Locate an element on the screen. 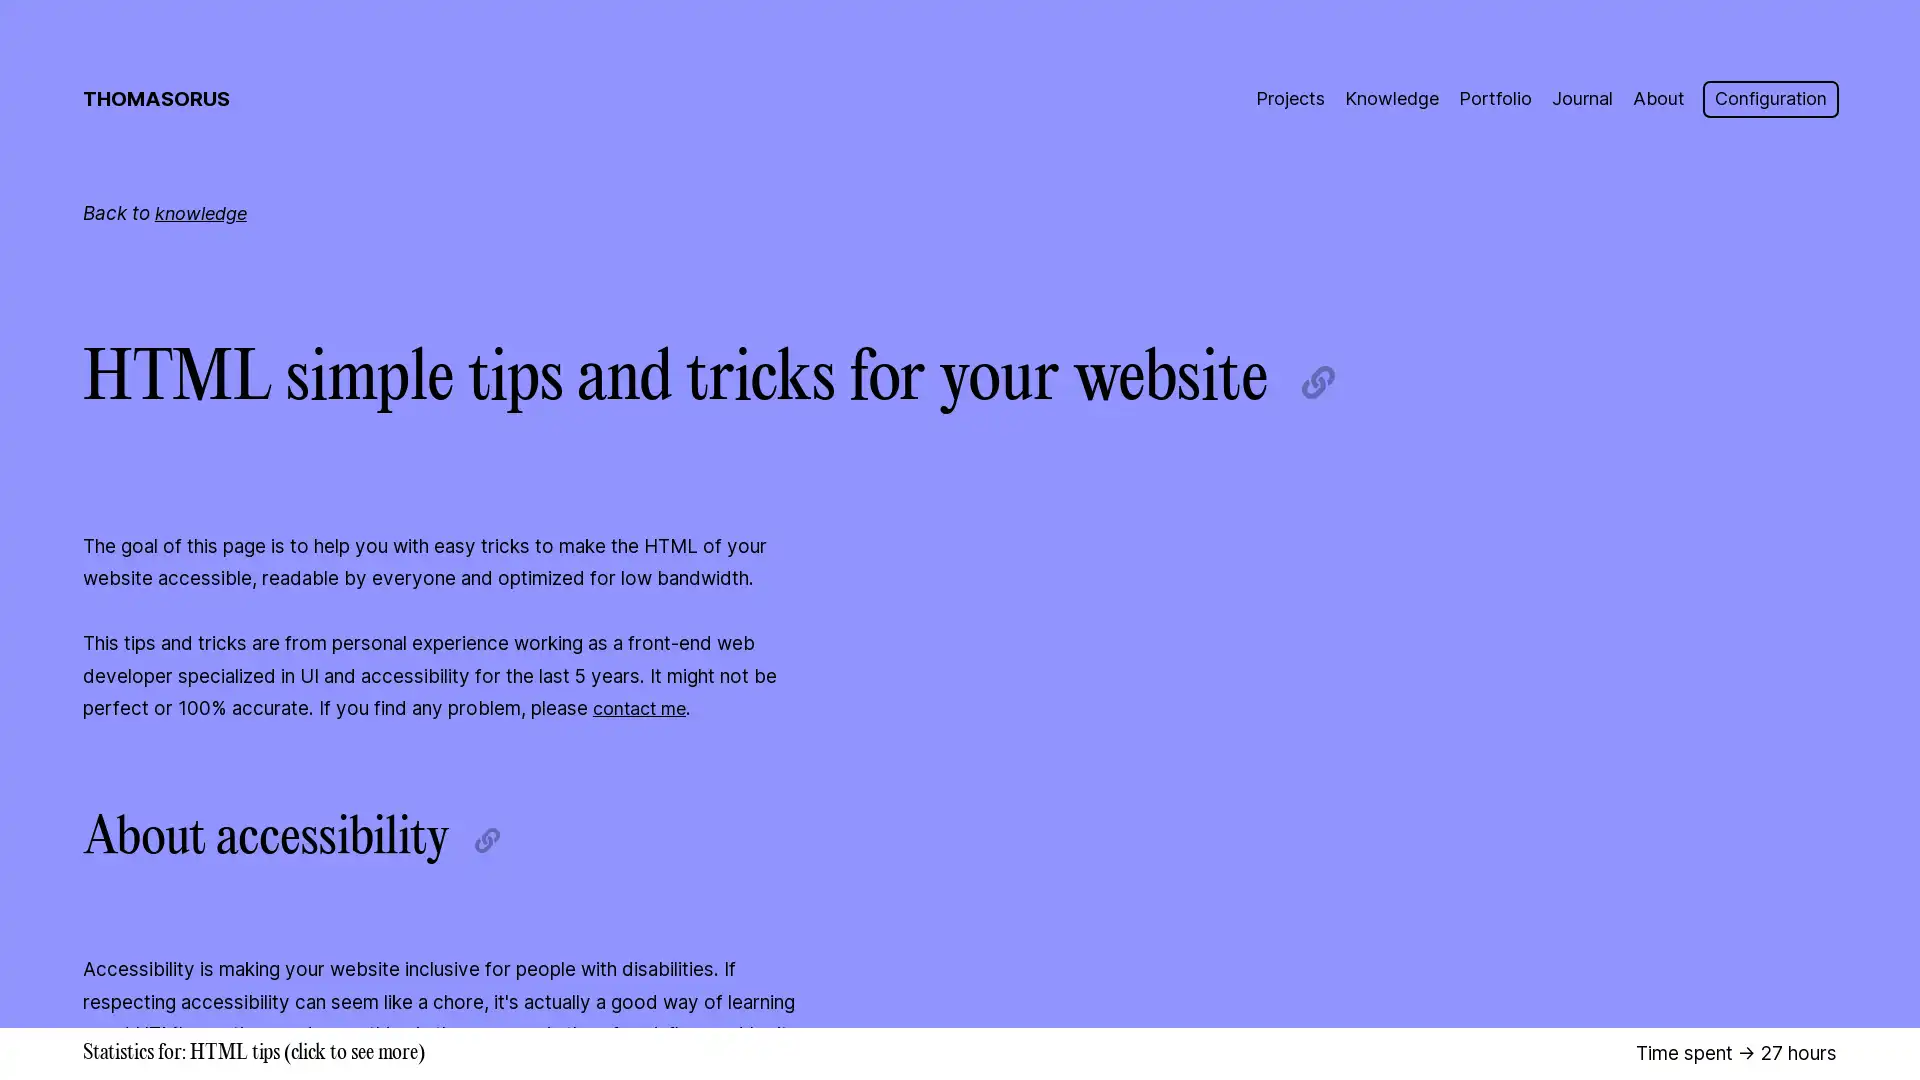  Configuration is located at coordinates (1767, 99).